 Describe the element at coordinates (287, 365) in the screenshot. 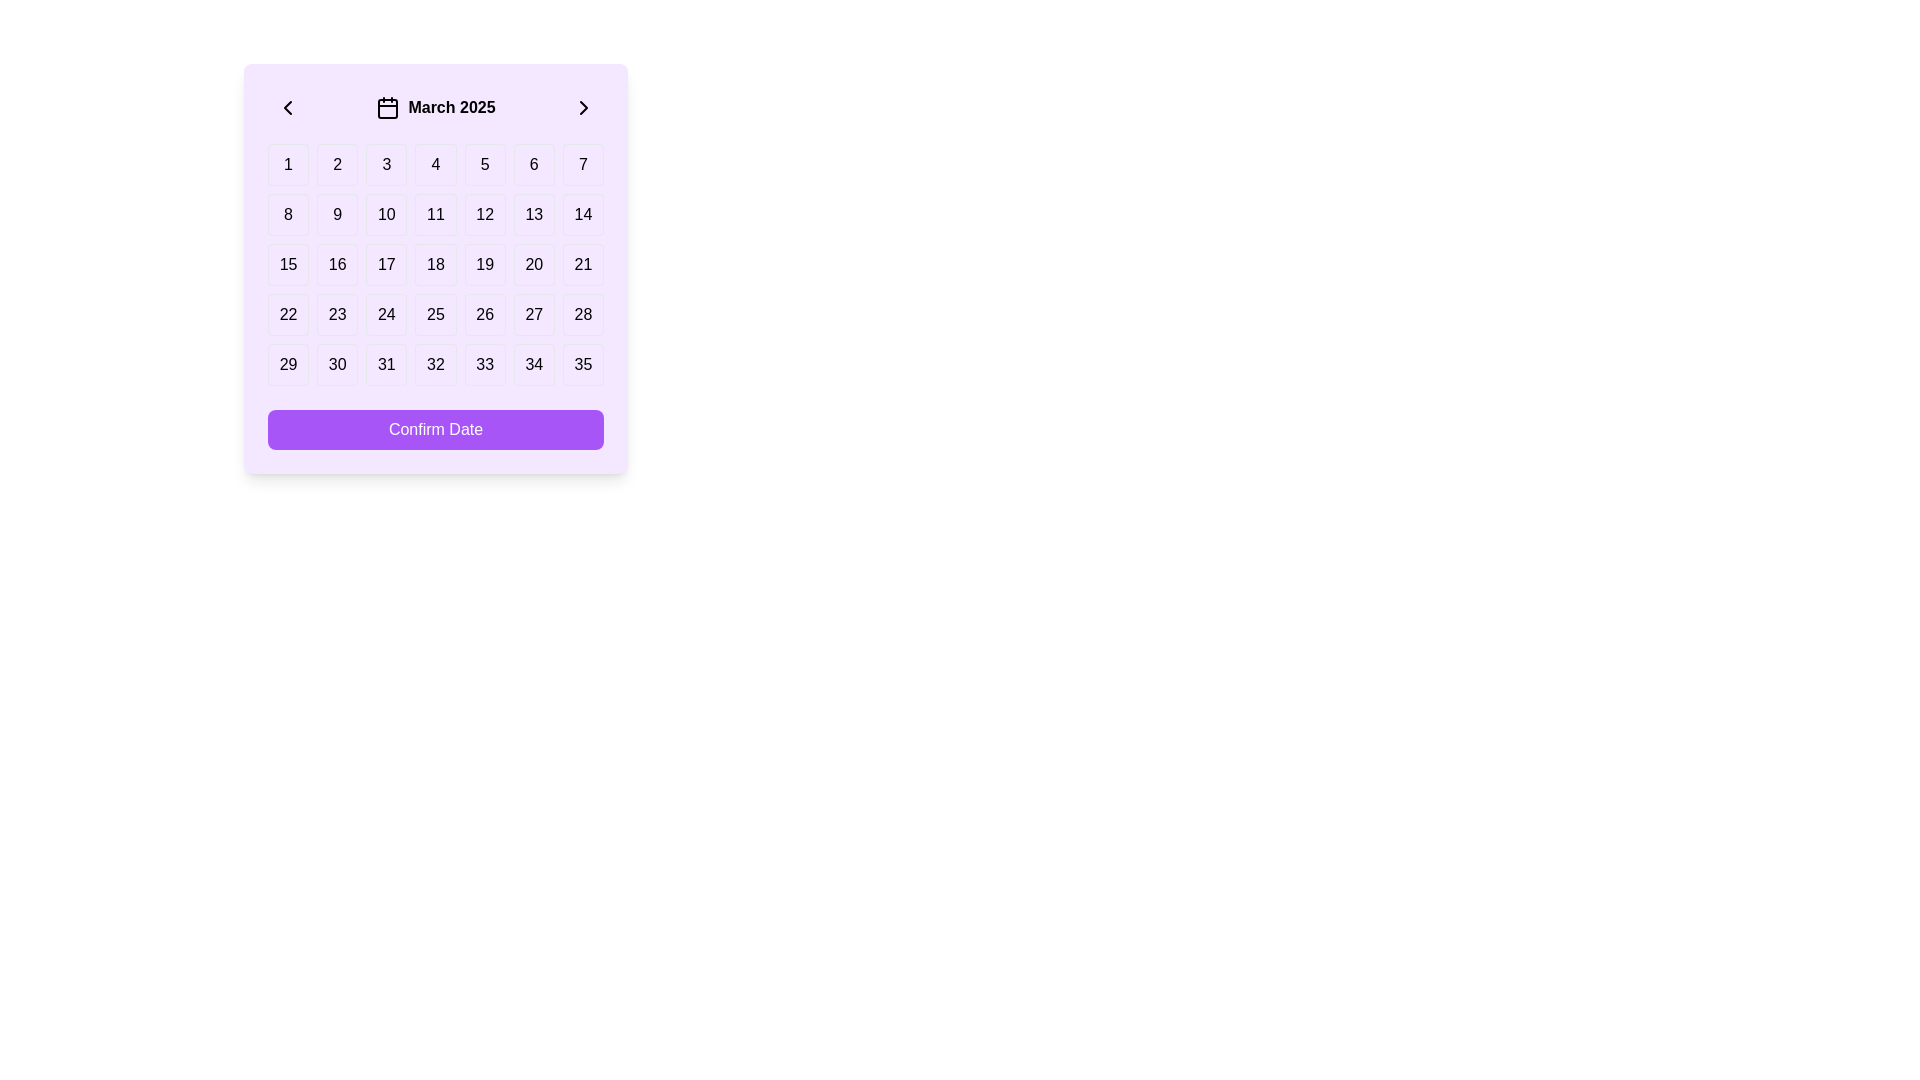

I see `the selectable calendar date button for the 29th day, located in the 5th row and 1st column of the grid layout` at that location.